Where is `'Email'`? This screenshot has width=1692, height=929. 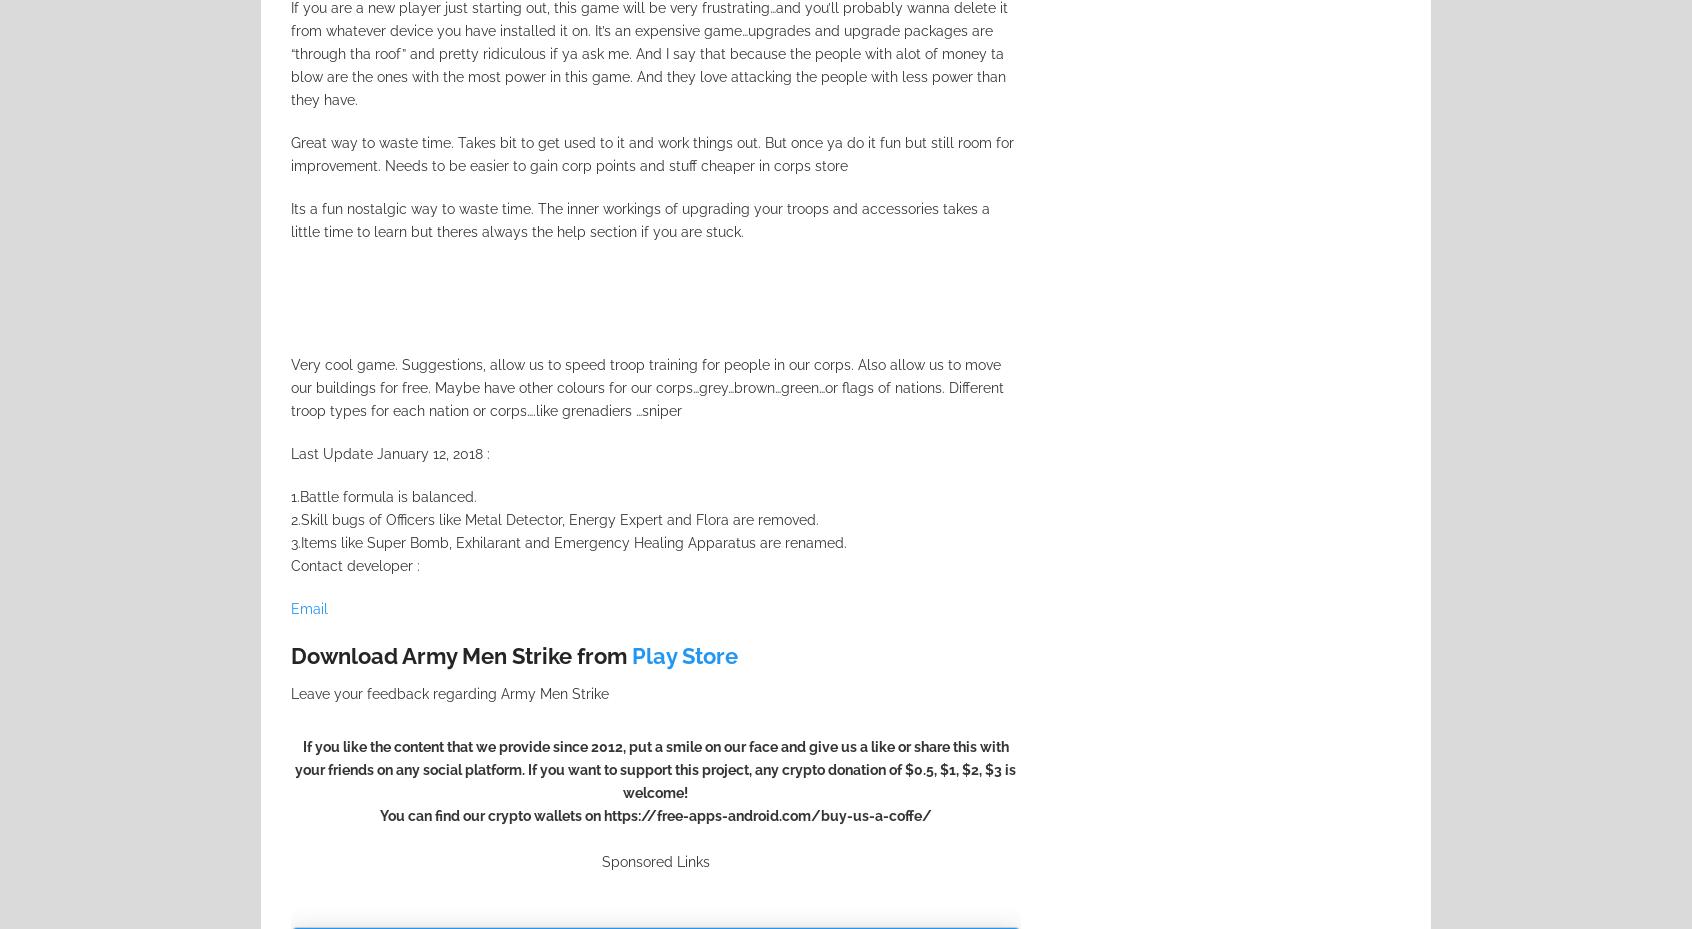 'Email' is located at coordinates (308, 607).